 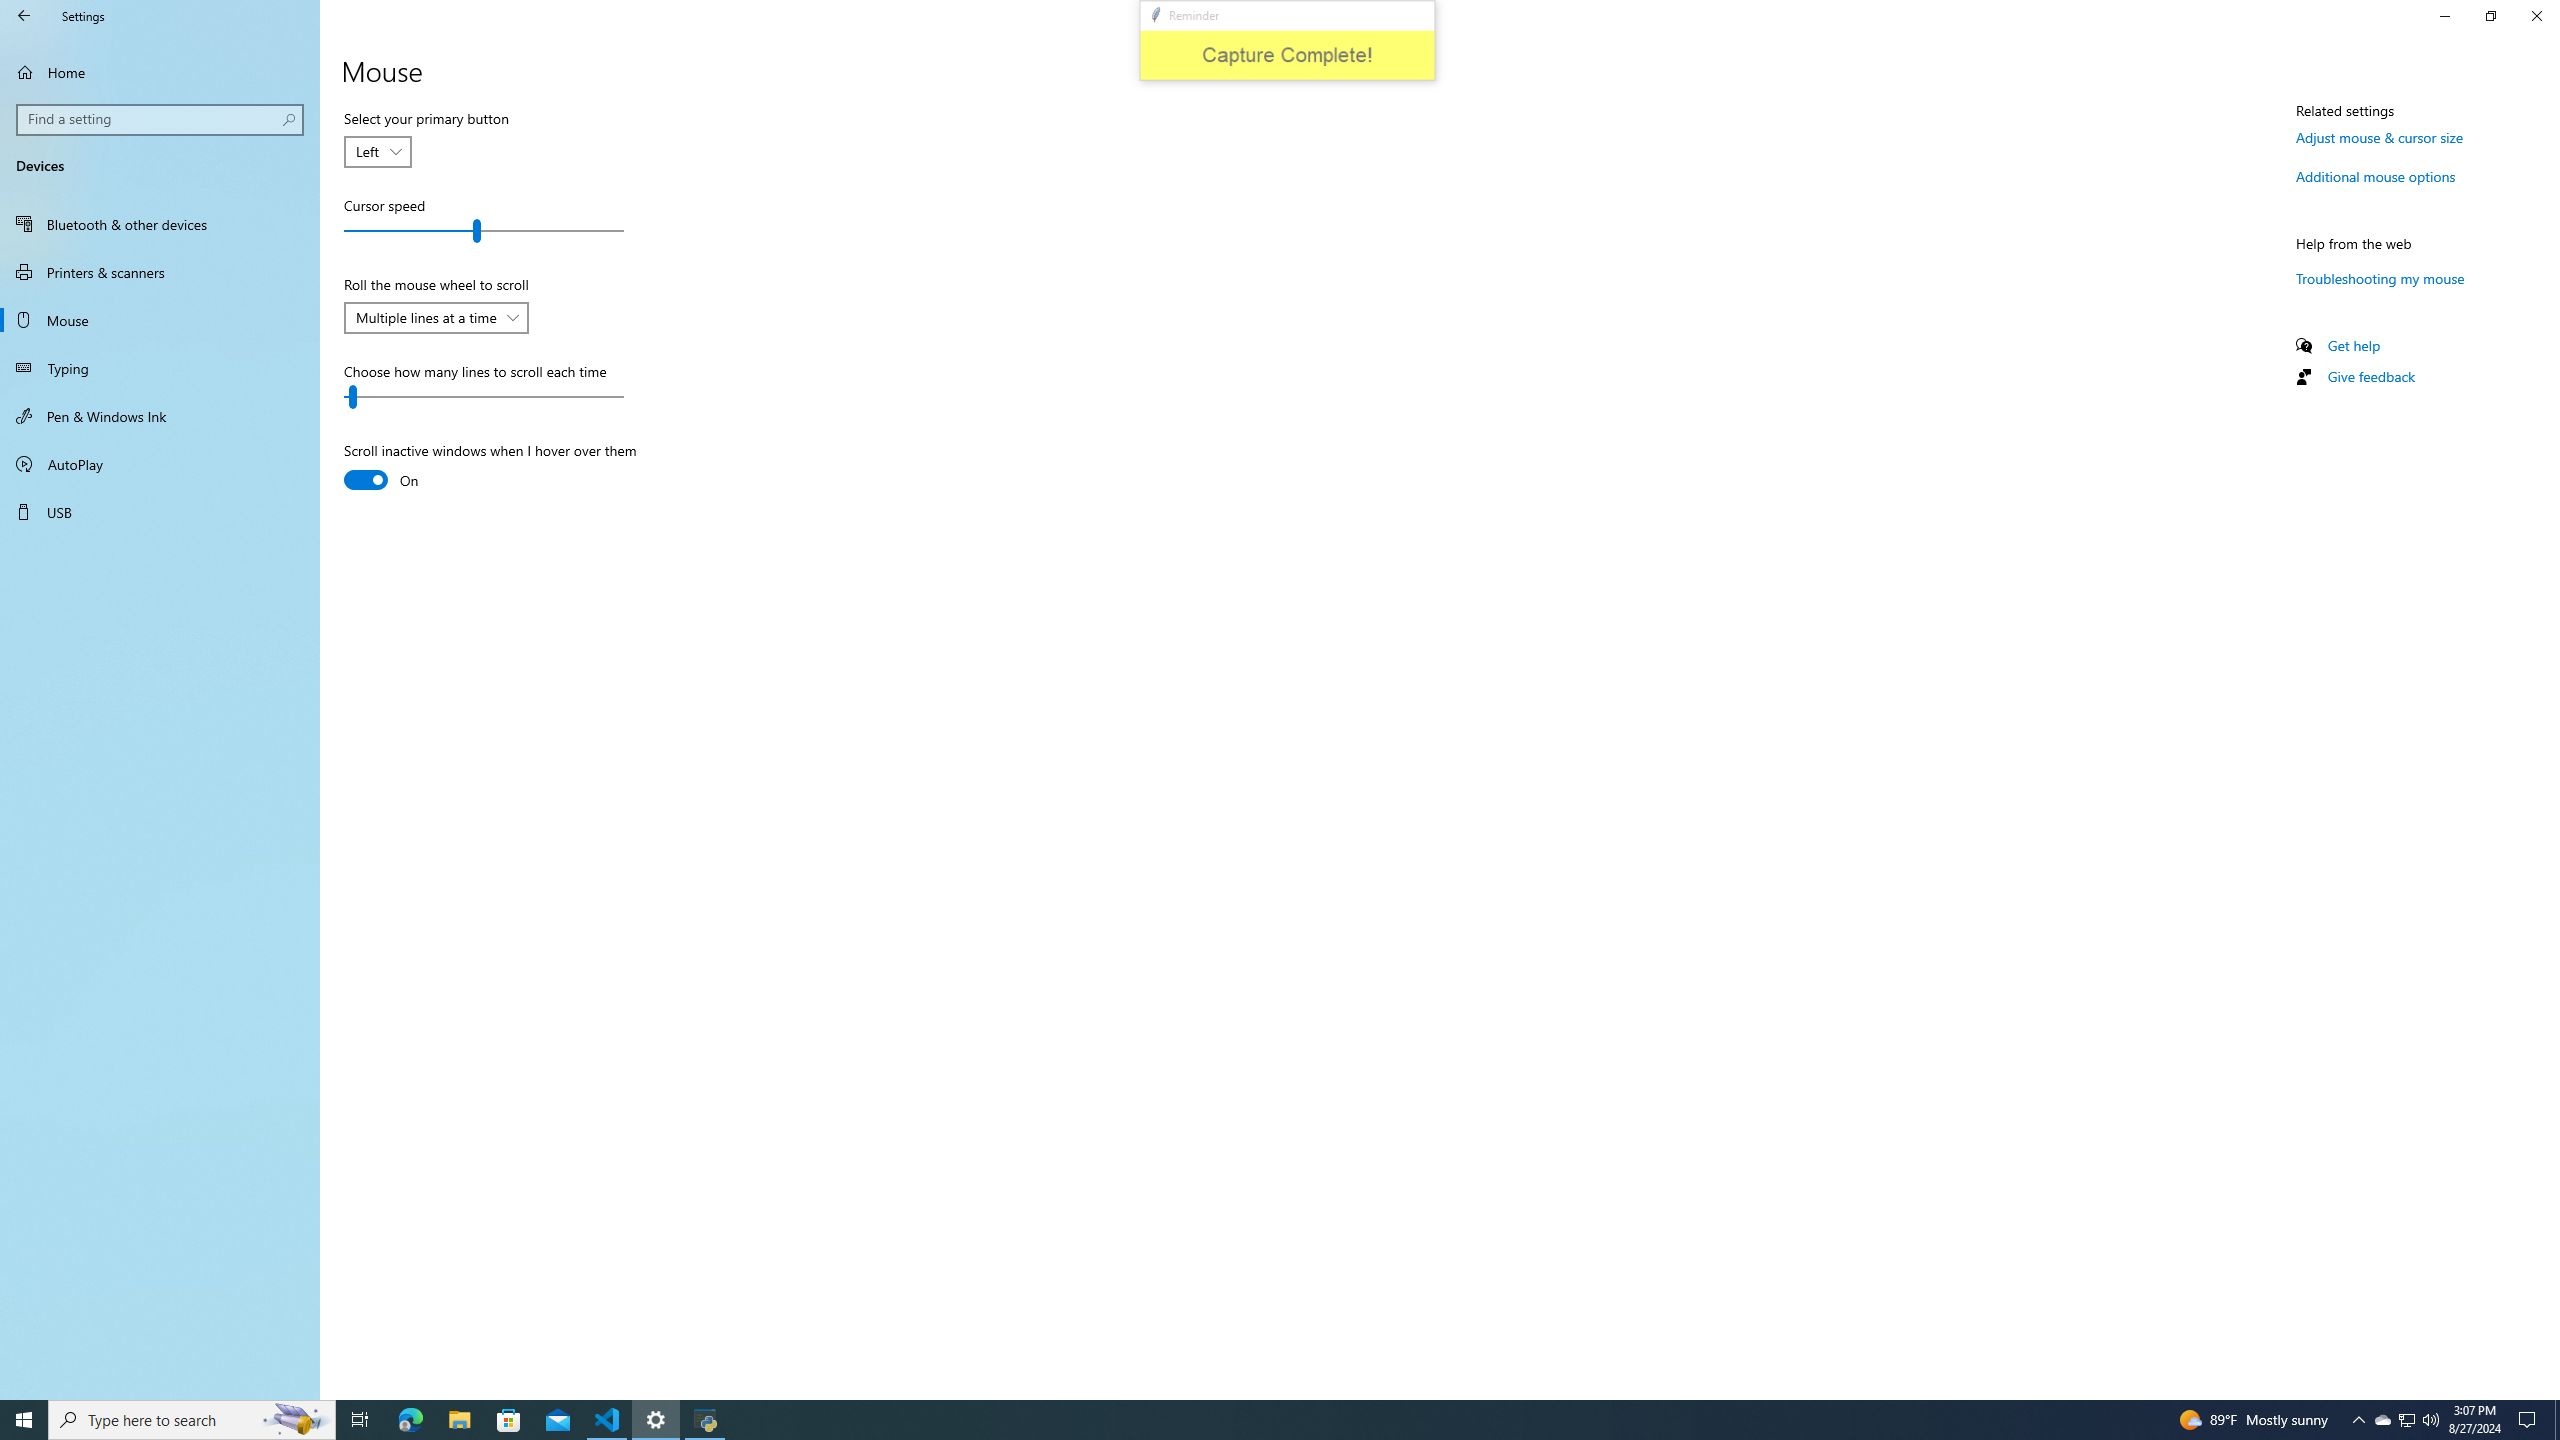 What do you see at coordinates (656, 1418) in the screenshot?
I see `'Settings - 1 running window'` at bounding box center [656, 1418].